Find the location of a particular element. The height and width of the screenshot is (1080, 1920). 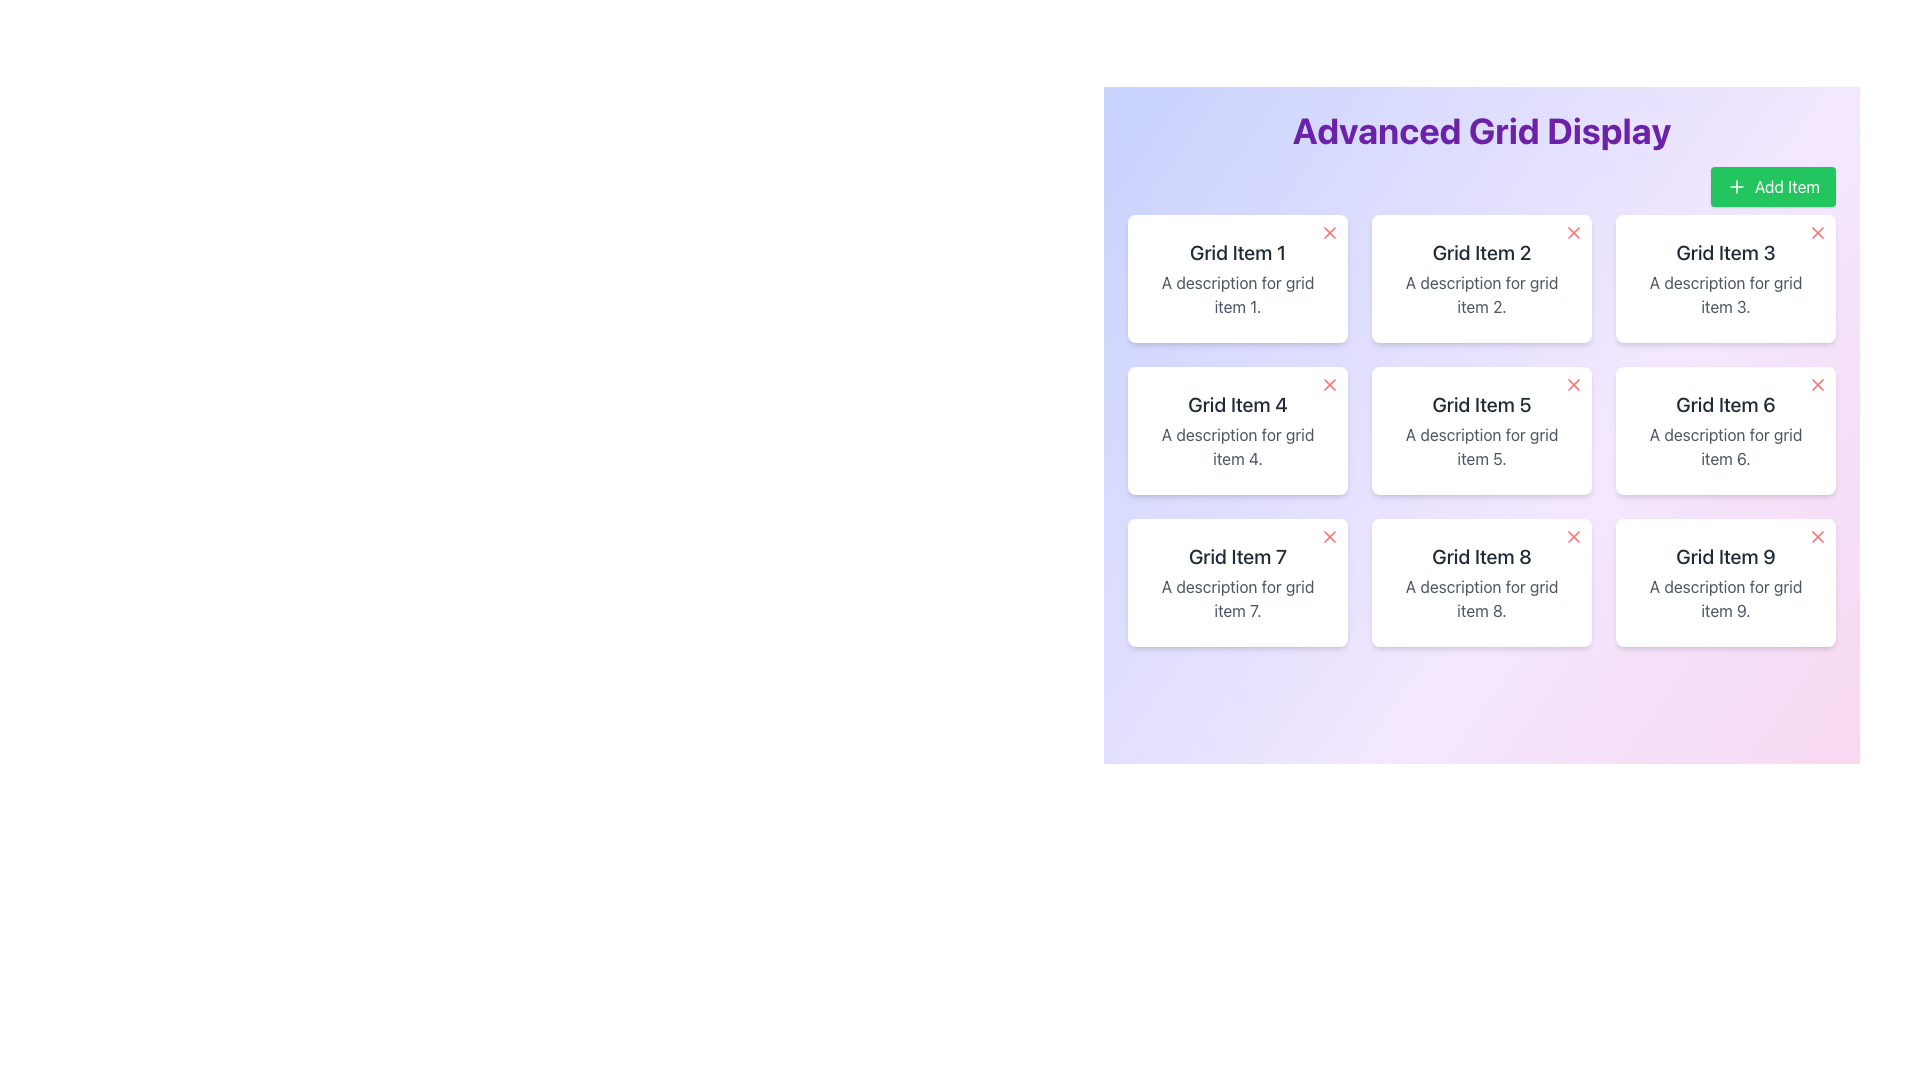

the close icon located in the top-right corner of the card labeled 'Grid Item 9' to initiate a close action is located at coordinates (1818, 535).